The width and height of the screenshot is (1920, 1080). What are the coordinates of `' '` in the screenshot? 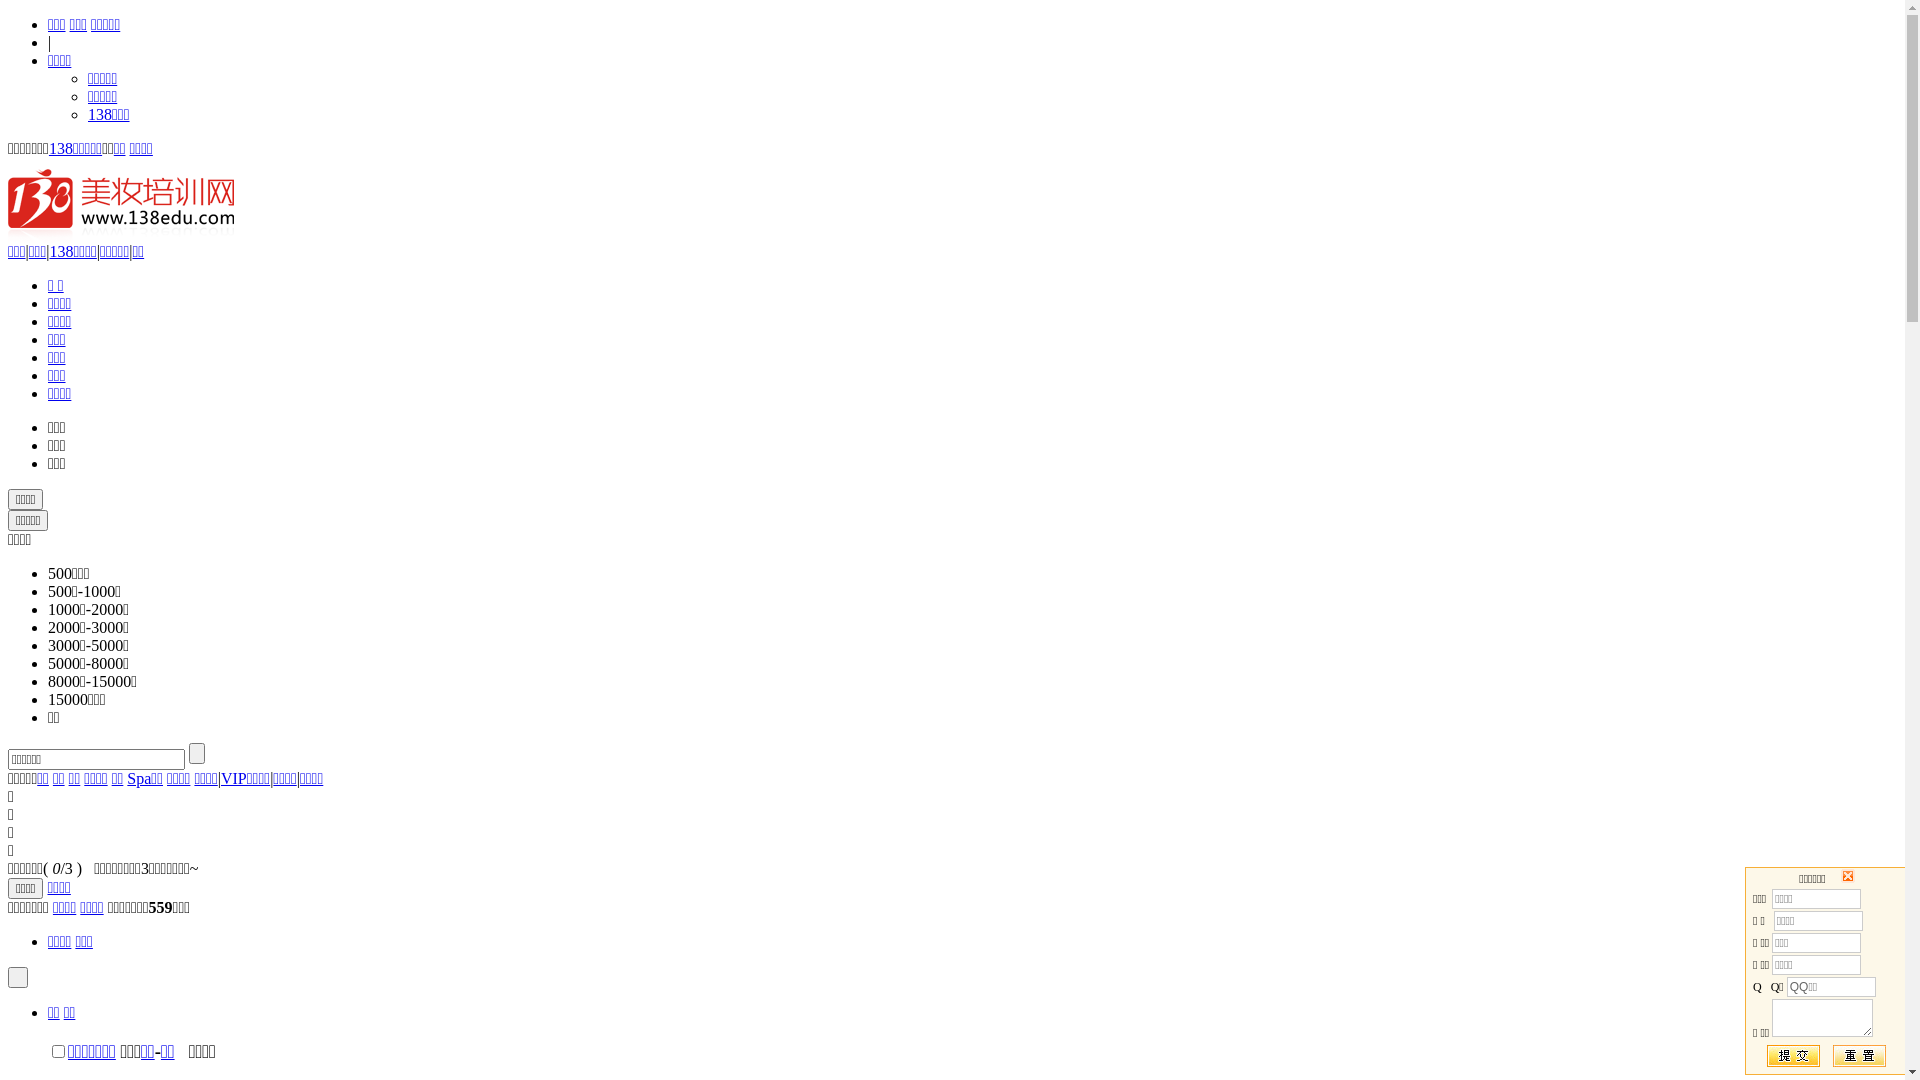 It's located at (18, 976).